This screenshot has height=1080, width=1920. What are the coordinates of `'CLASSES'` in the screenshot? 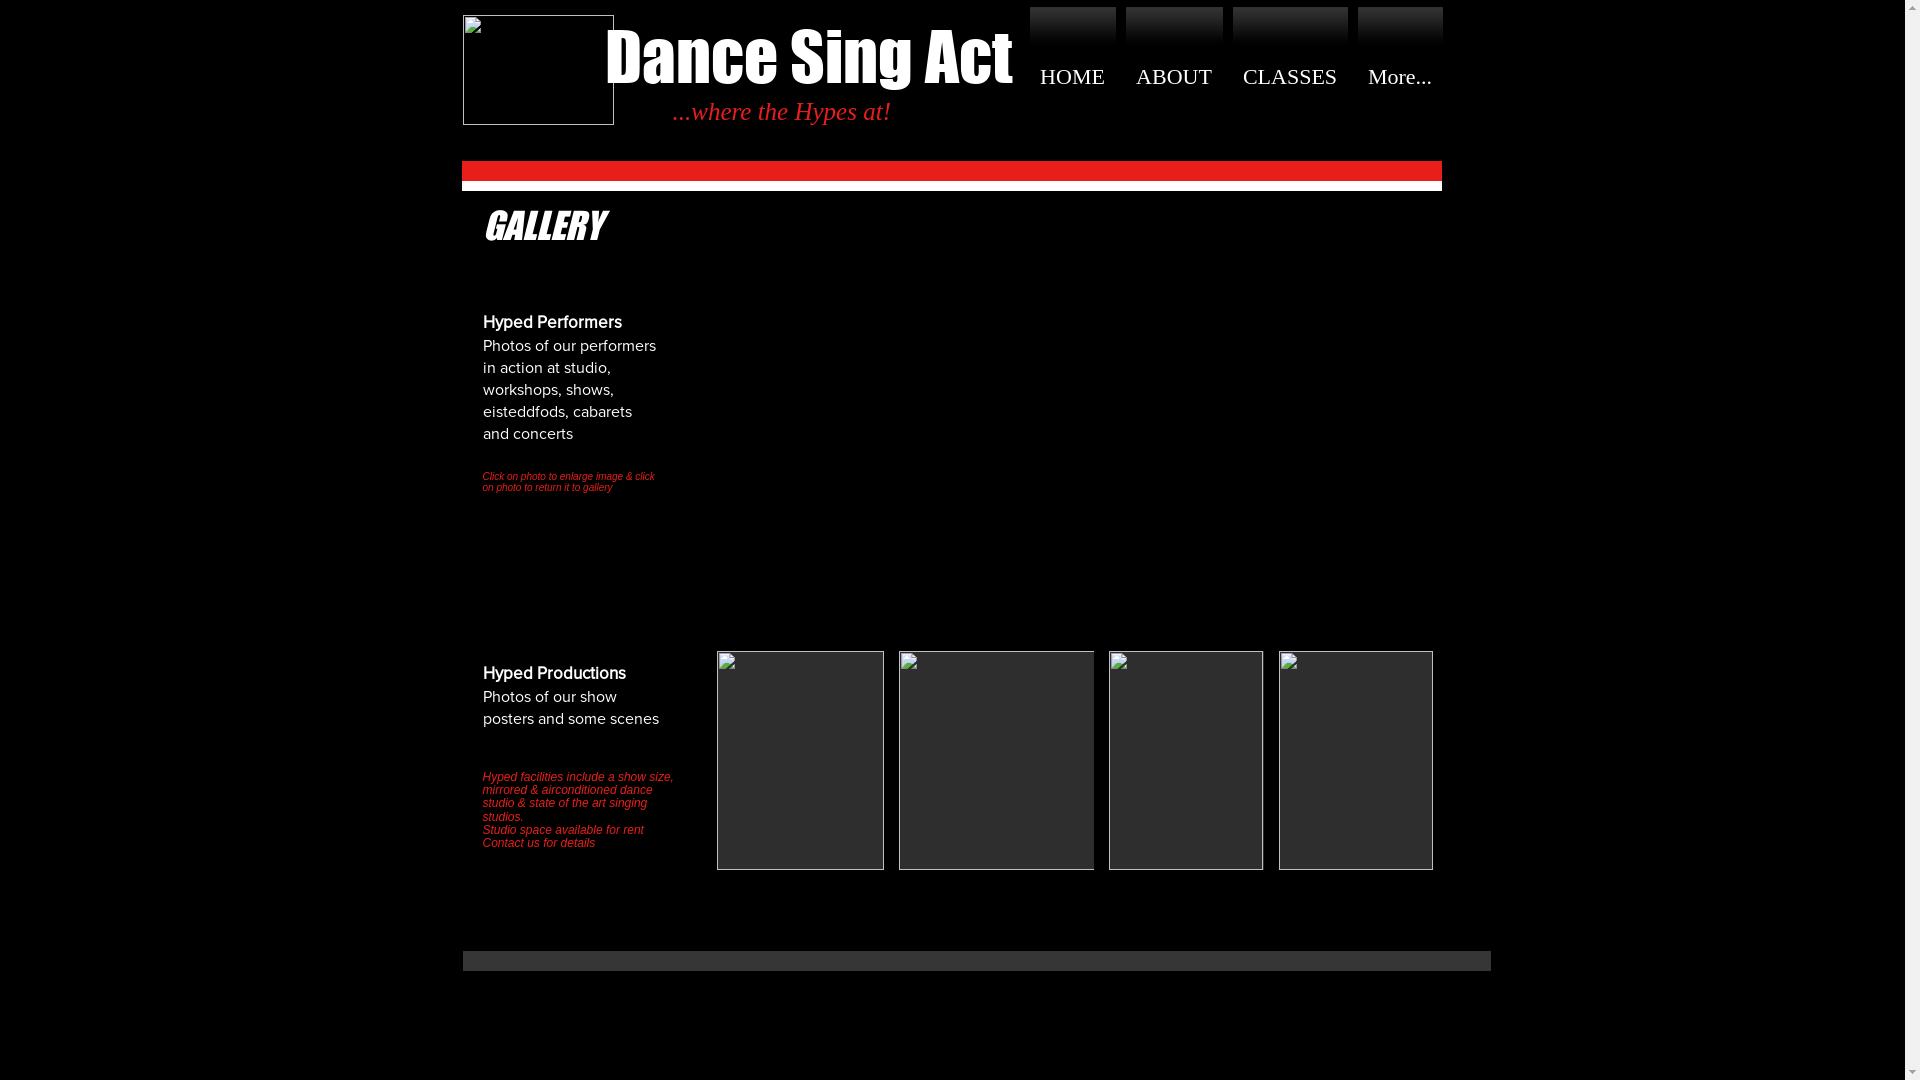 It's located at (1227, 76).